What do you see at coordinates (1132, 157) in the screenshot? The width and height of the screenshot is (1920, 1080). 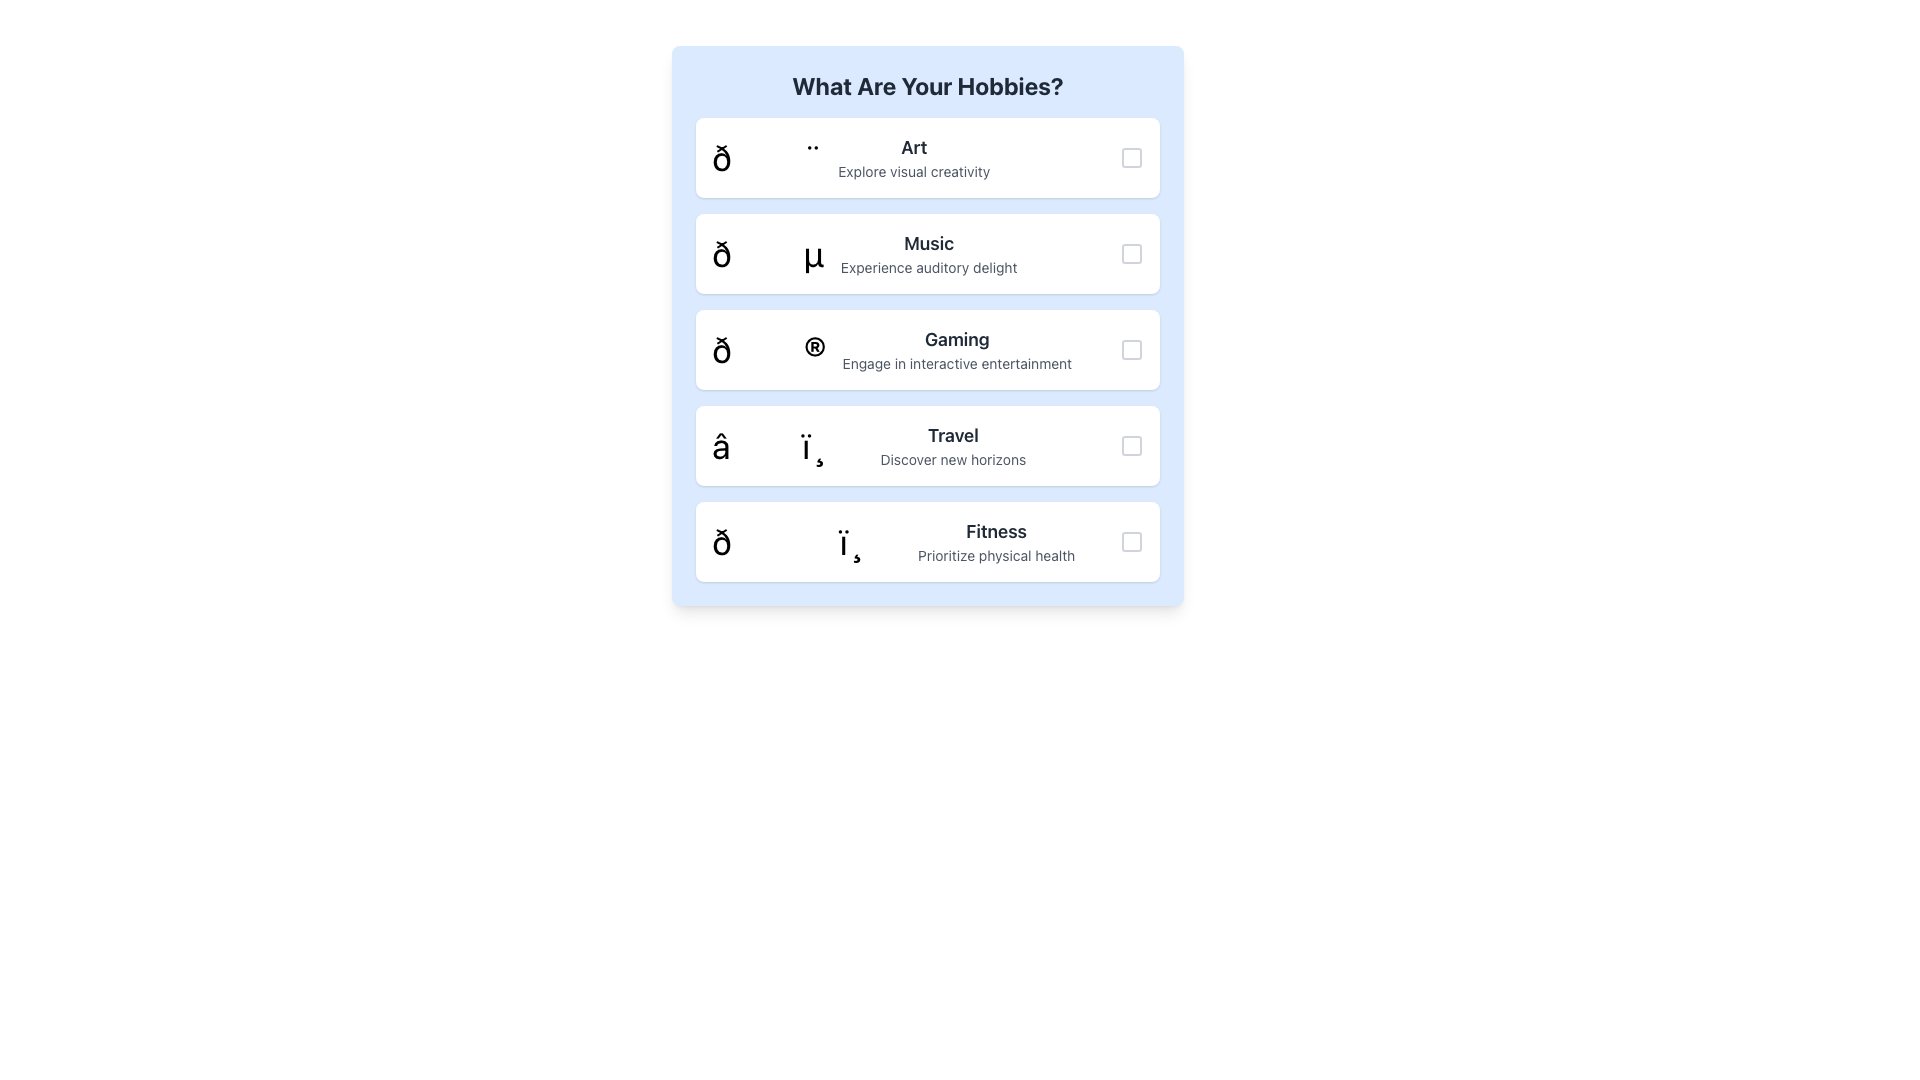 I see `the hollow square icon styled with a gray color located at the far right of the 'Art' option card to interact with keyboard actions` at bounding box center [1132, 157].